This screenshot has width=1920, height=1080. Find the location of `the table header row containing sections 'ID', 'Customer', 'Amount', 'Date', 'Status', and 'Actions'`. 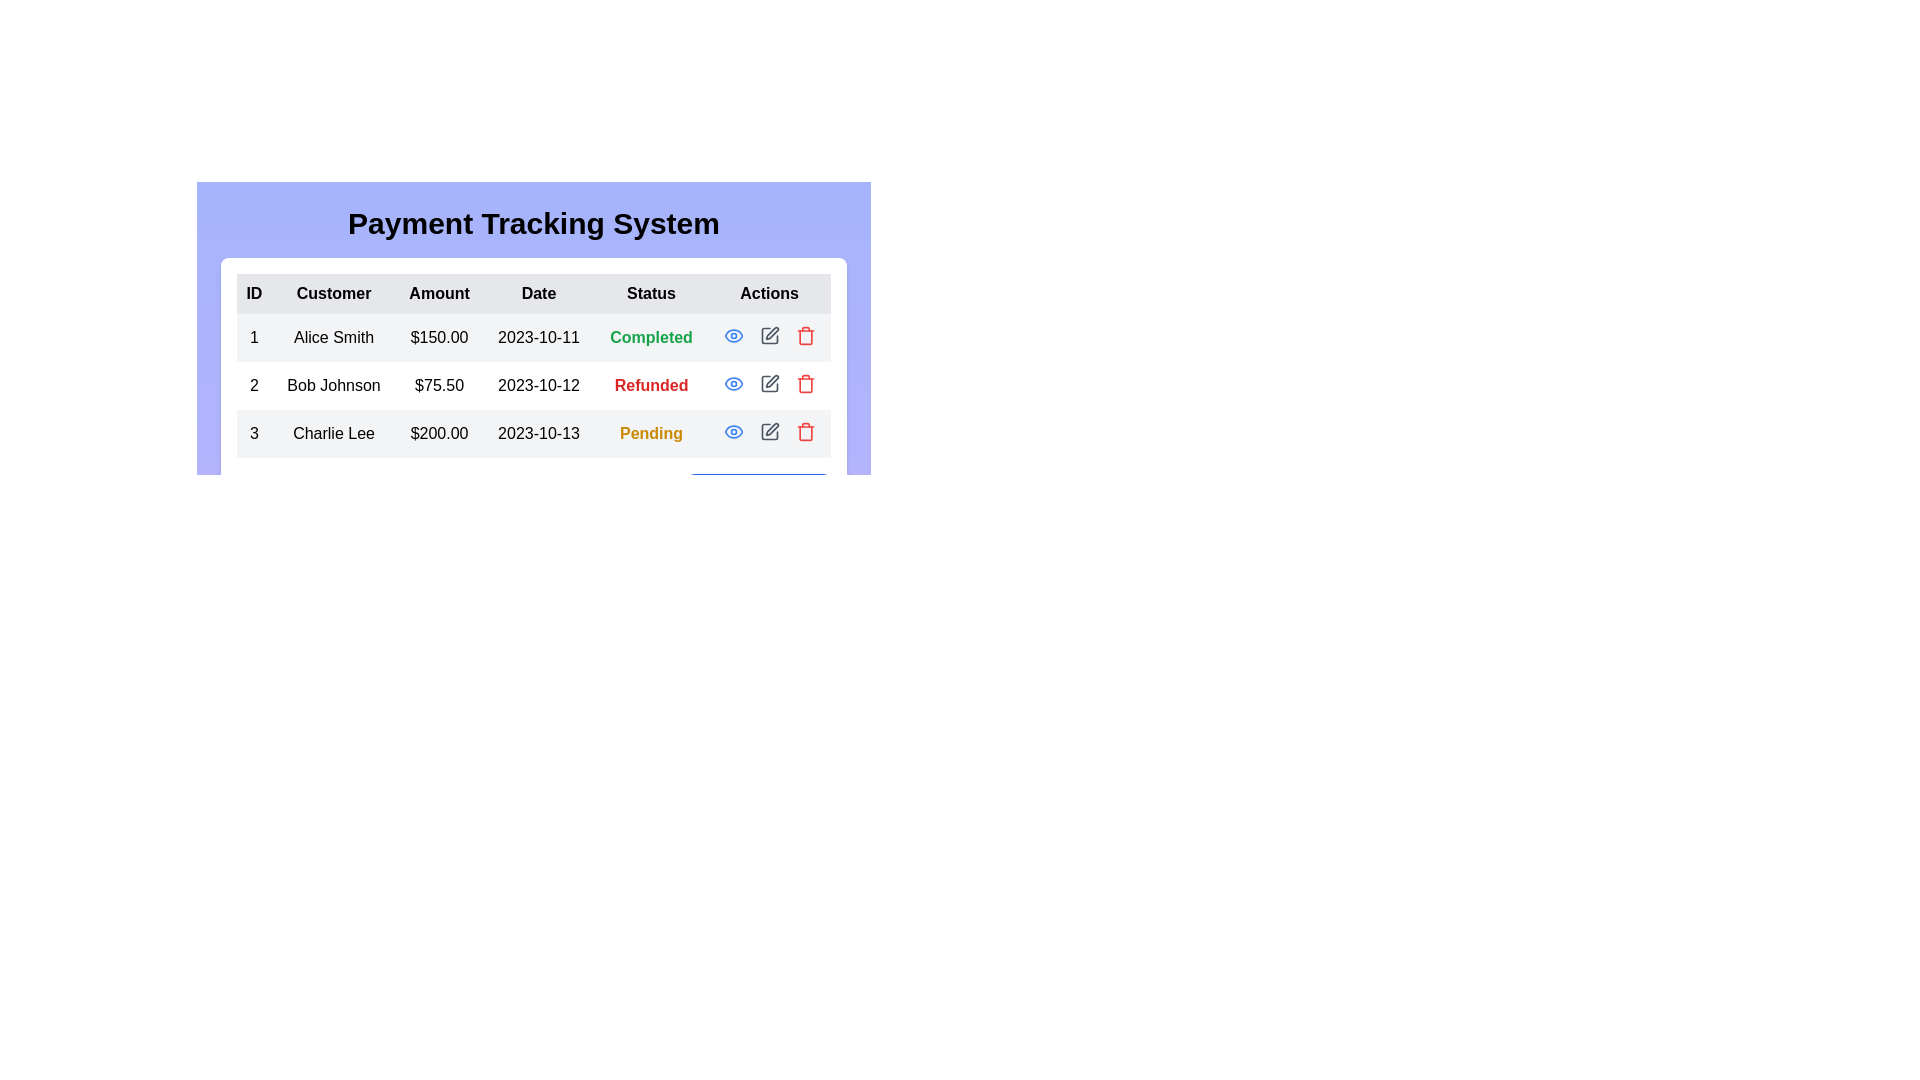

the table header row containing sections 'ID', 'Customer', 'Amount', 'Date', 'Status', and 'Actions' is located at coordinates (533, 293).